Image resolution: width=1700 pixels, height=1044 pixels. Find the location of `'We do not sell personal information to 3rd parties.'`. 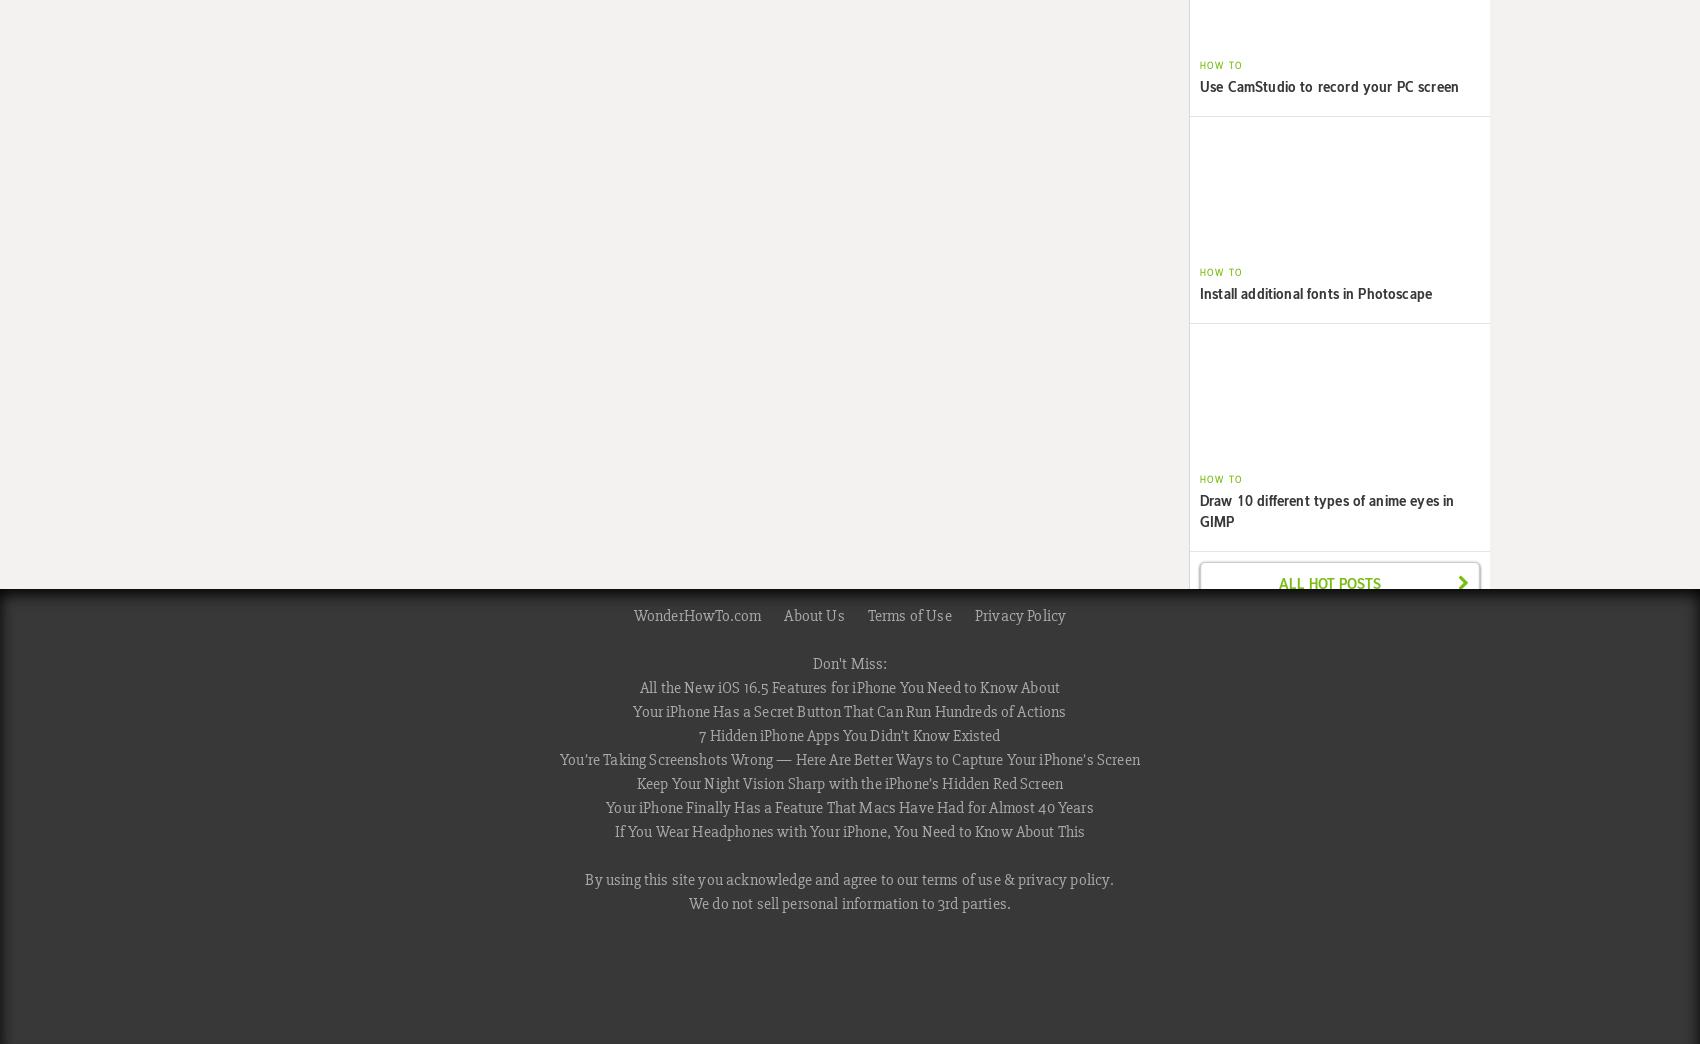

'We do not sell personal information to 3rd parties.' is located at coordinates (687, 903).